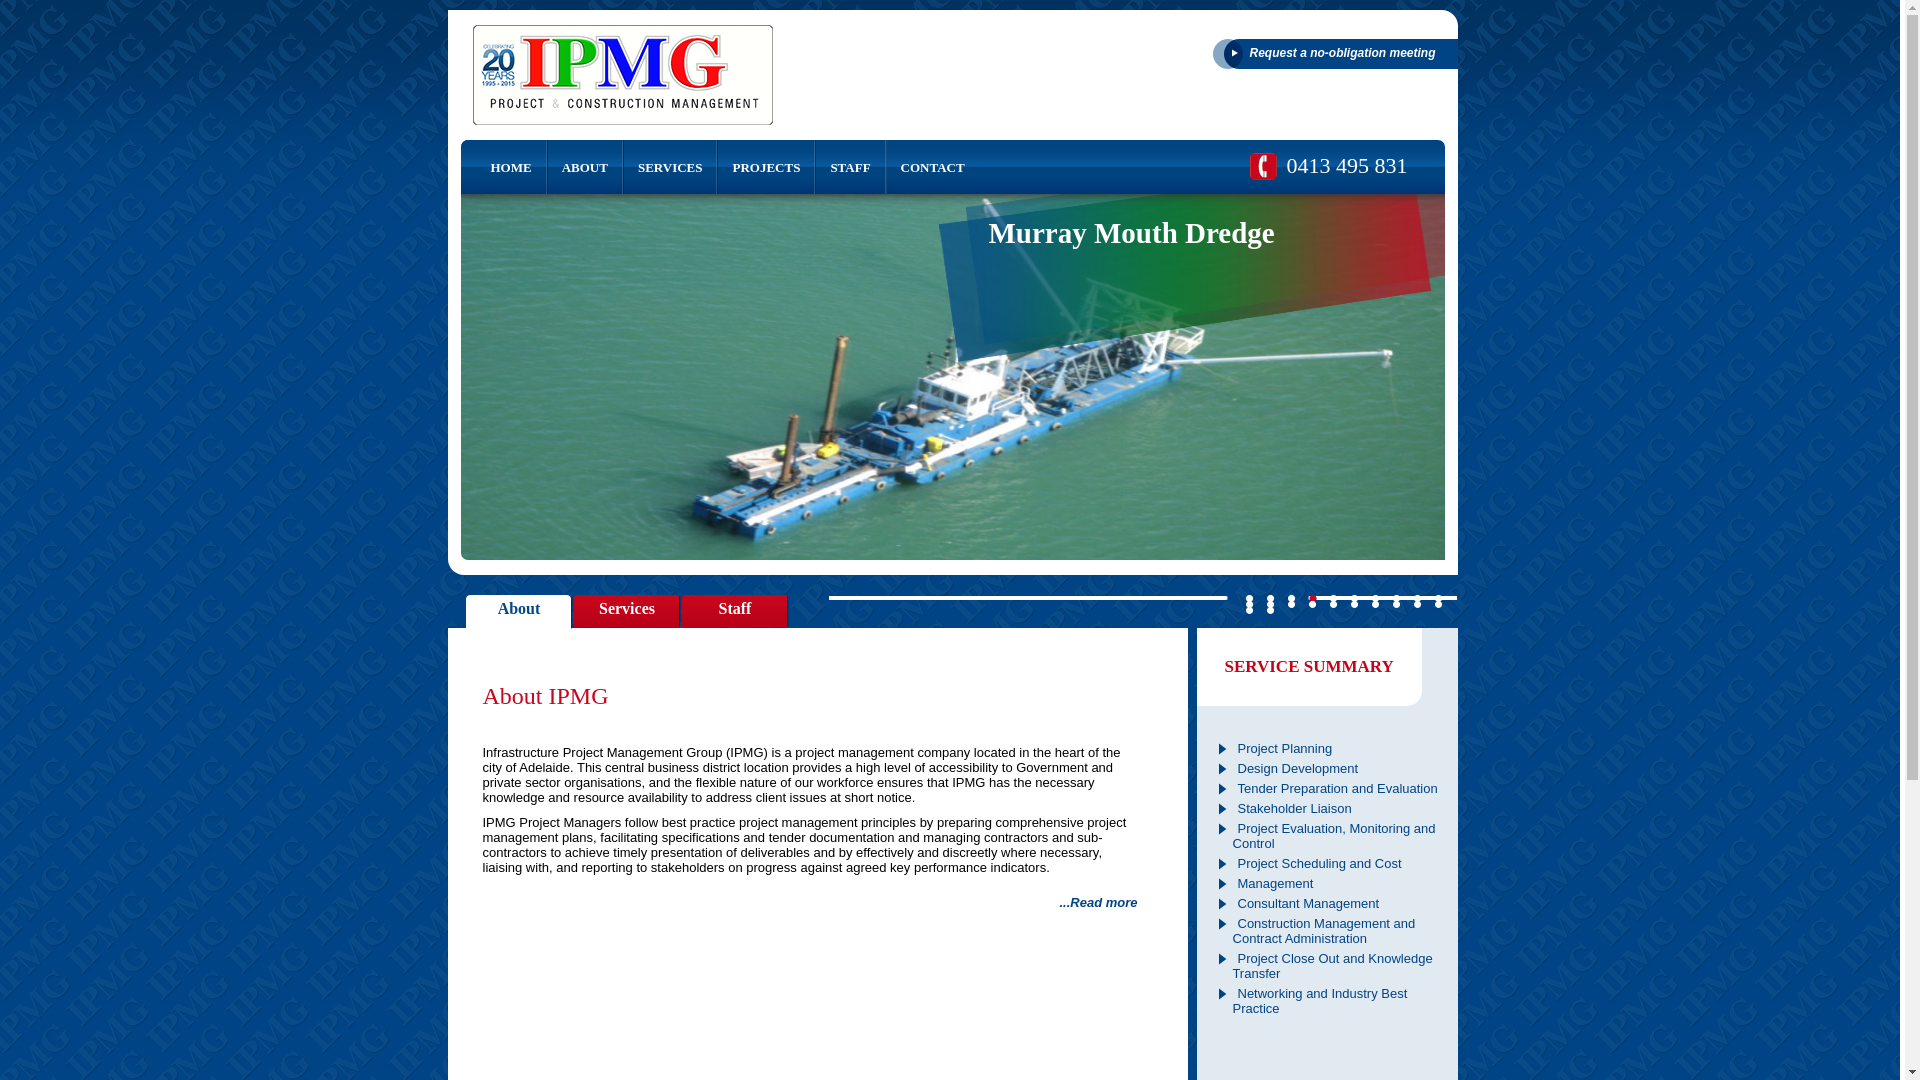 This screenshot has height=1080, width=1920. What do you see at coordinates (1395, 596) in the screenshot?
I see `'8'` at bounding box center [1395, 596].